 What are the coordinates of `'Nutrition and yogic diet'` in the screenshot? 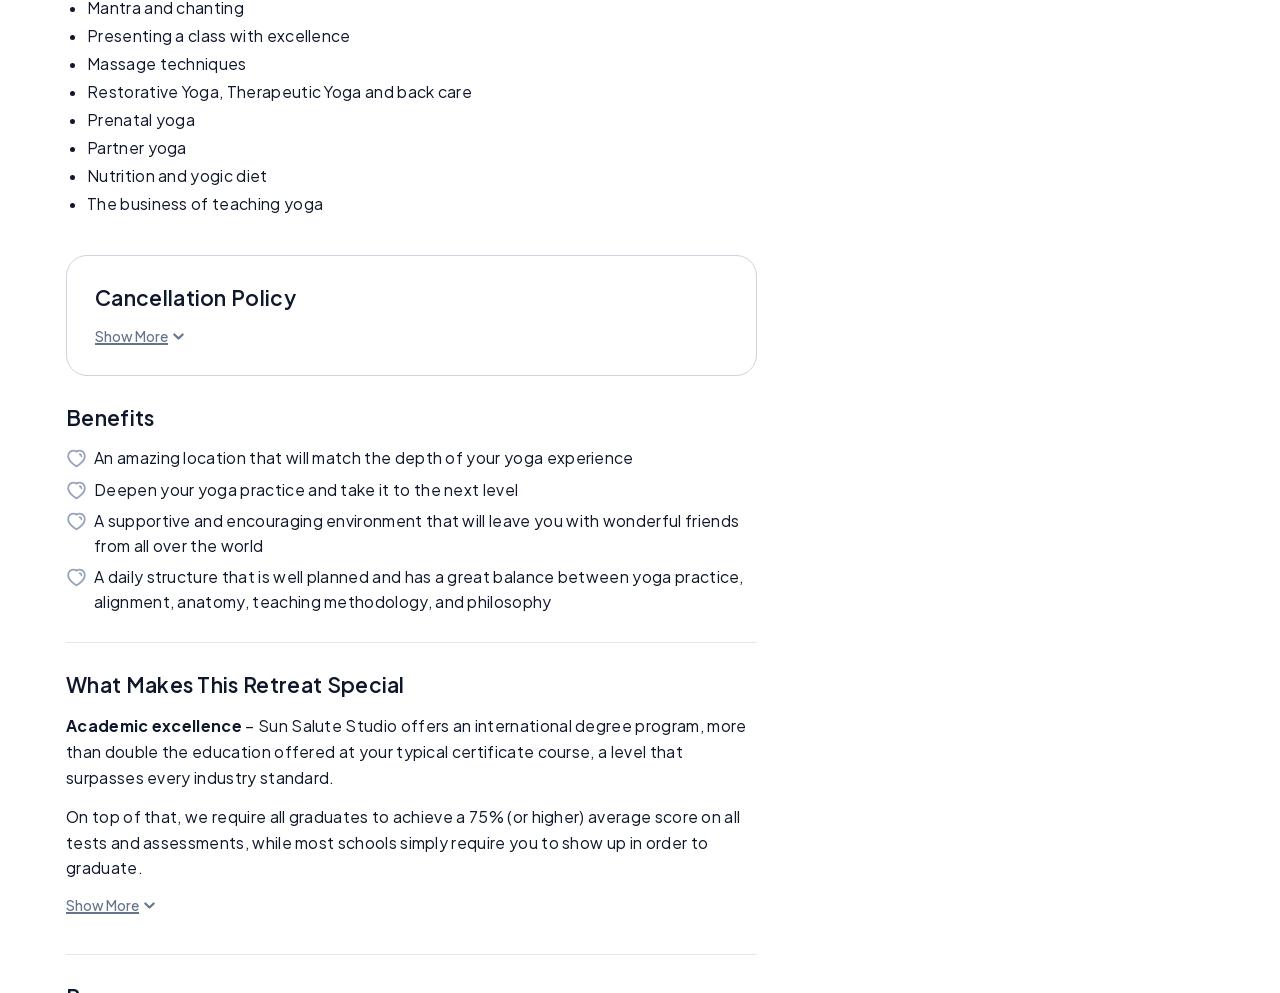 It's located at (177, 174).